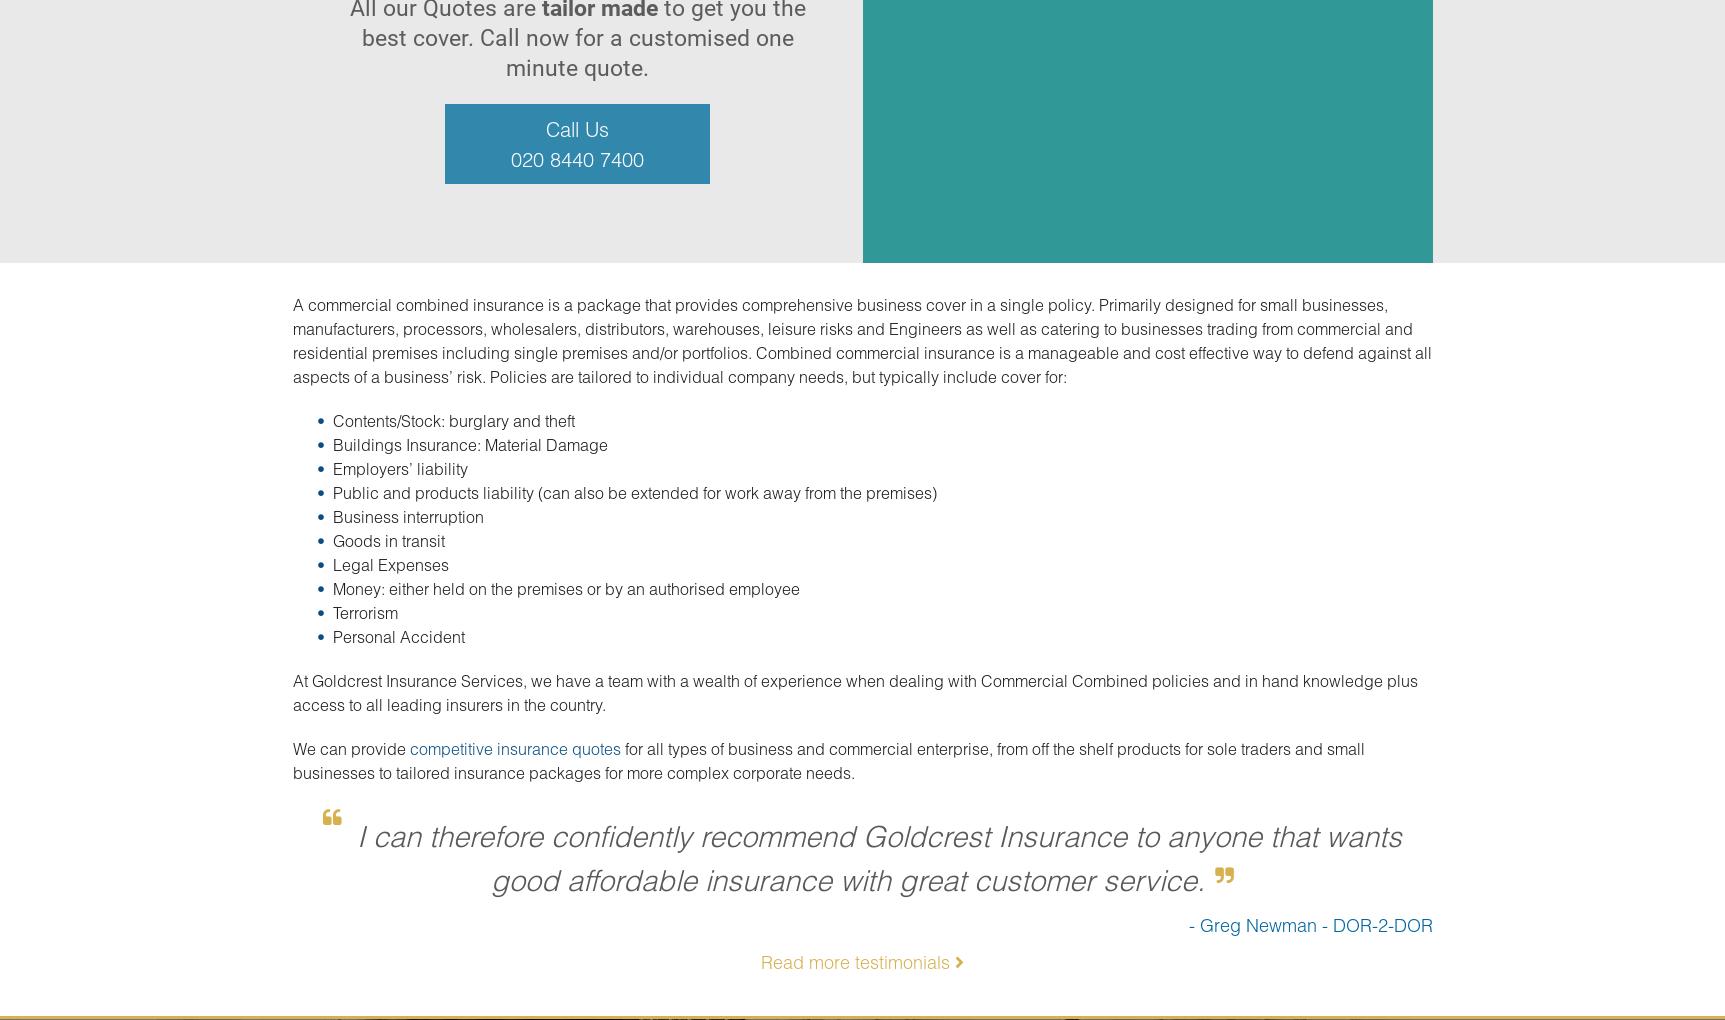 Image resolution: width=1725 pixels, height=1020 pixels. Describe the element at coordinates (390, 564) in the screenshot. I see `'Legal Expenses'` at that location.